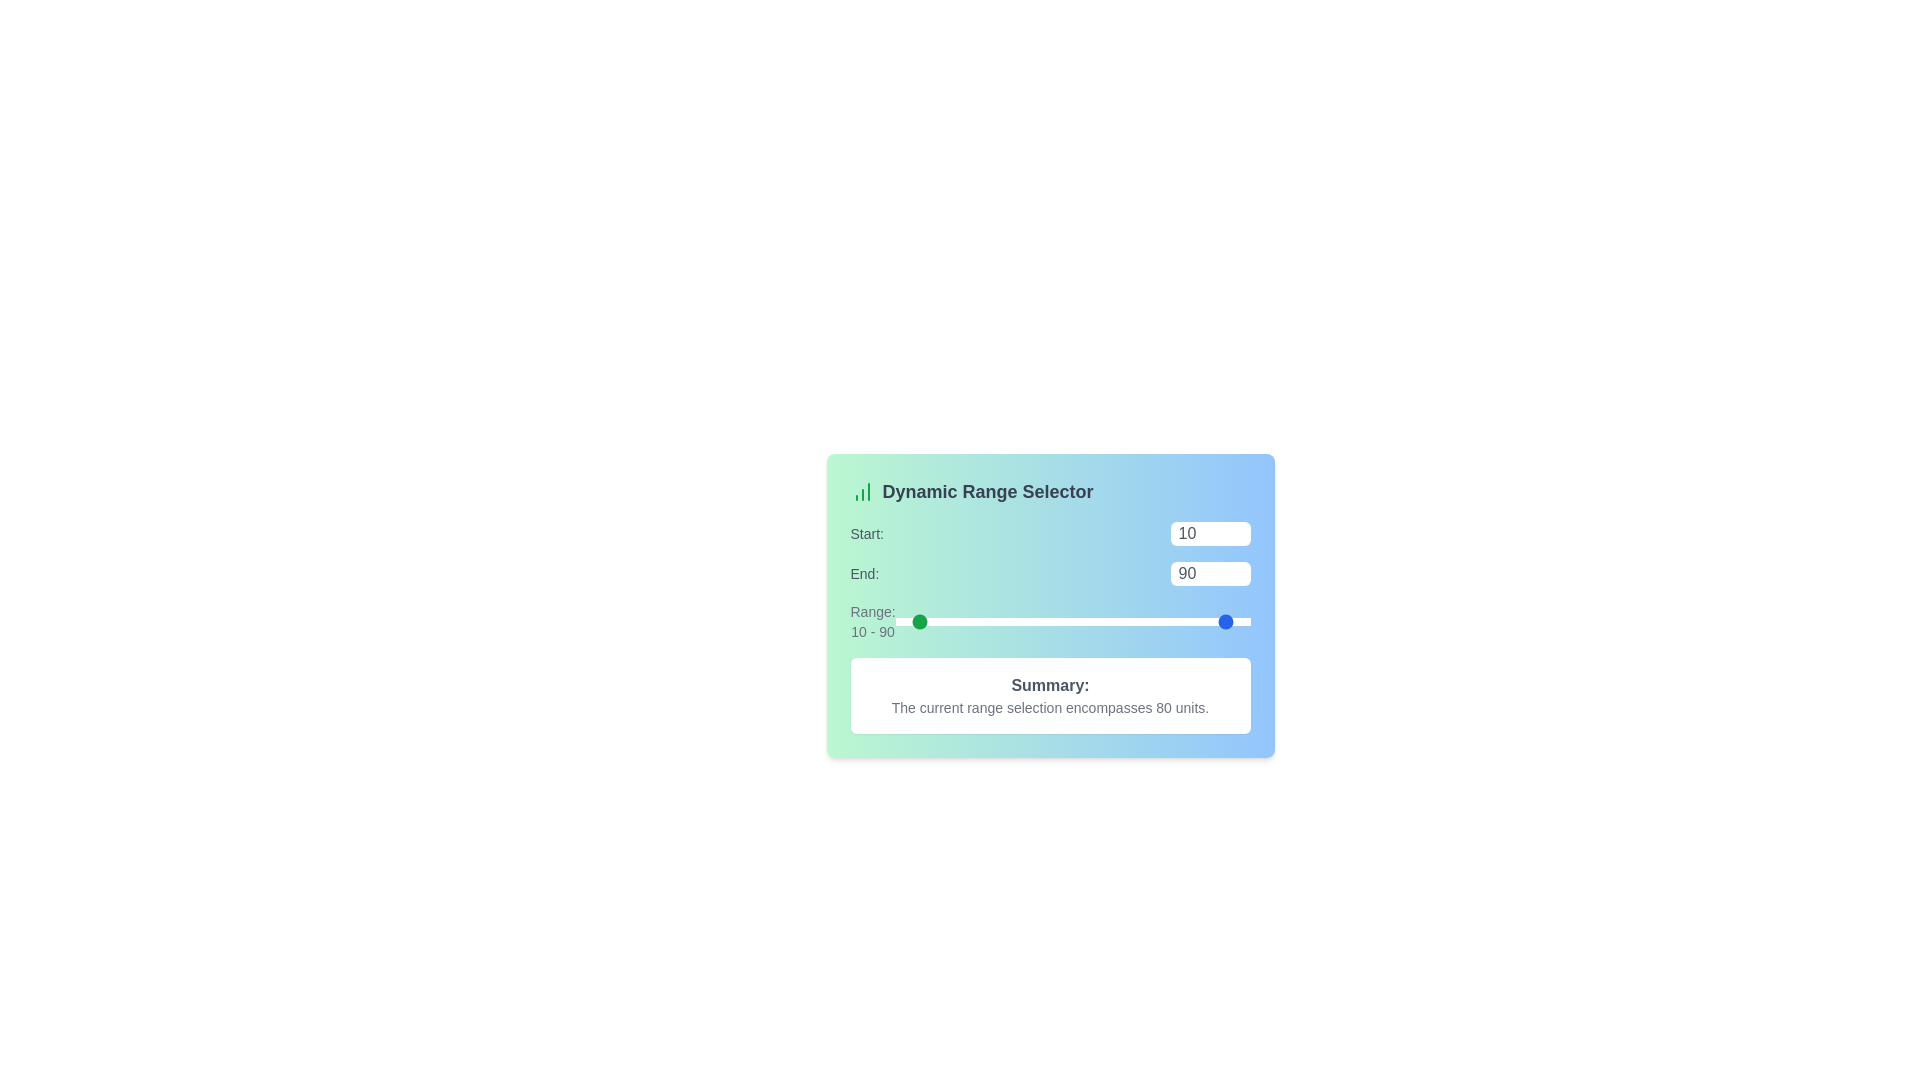  I want to click on the 'Start' range value to 36 using the input box, so click(1209, 532).